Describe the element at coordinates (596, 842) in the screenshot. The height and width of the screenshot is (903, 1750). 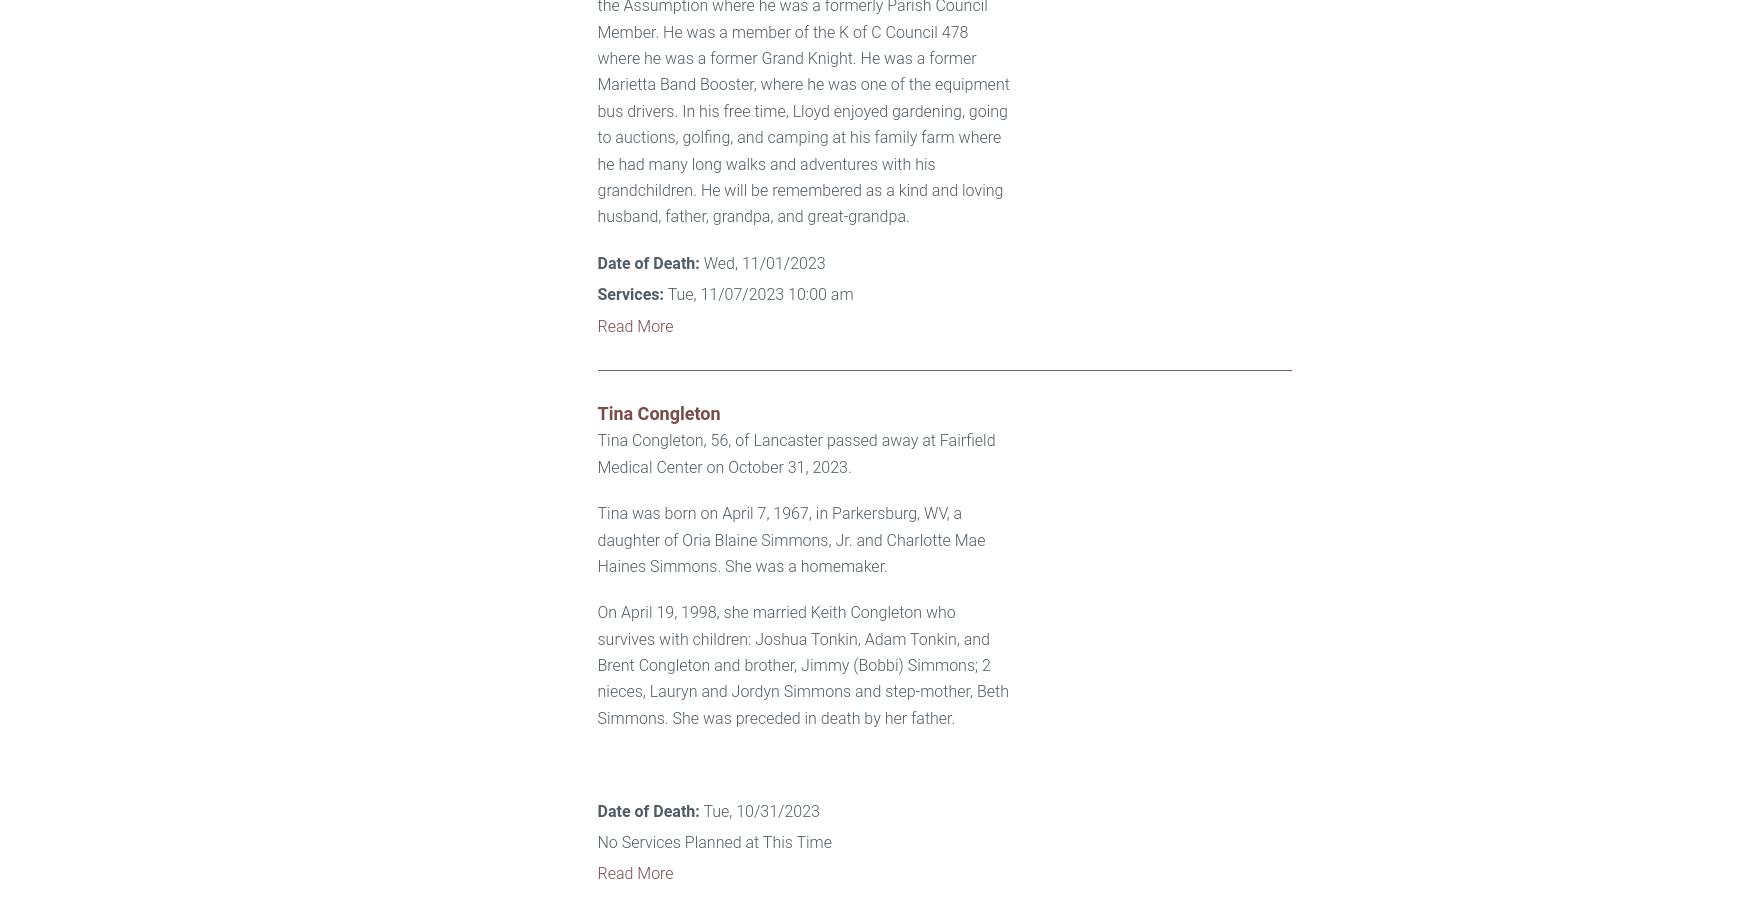
I see `'No Services Planned at This Time'` at that location.